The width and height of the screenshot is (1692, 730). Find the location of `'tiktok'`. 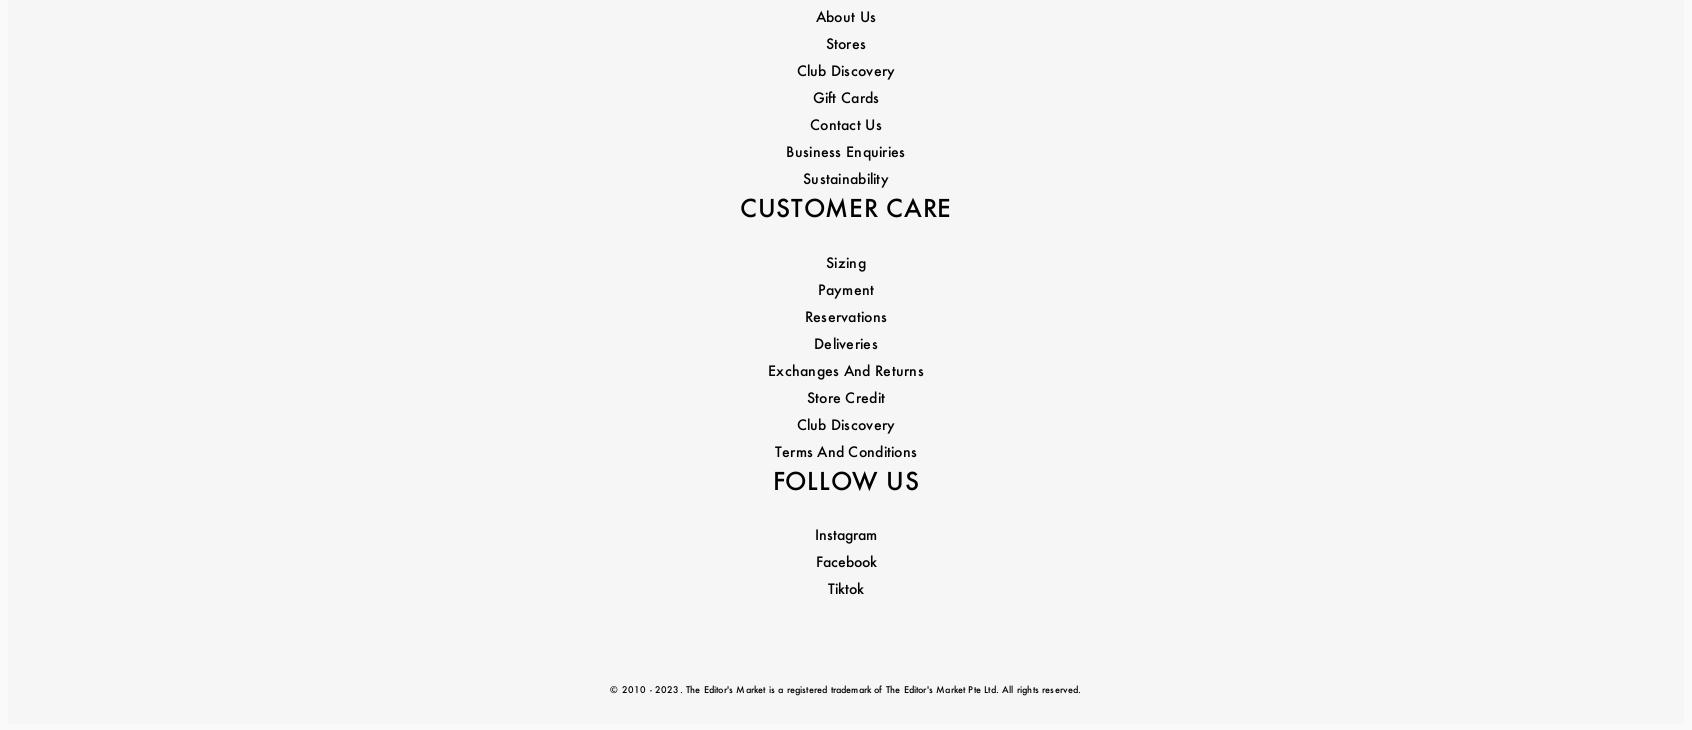

'tiktok' is located at coordinates (846, 428).